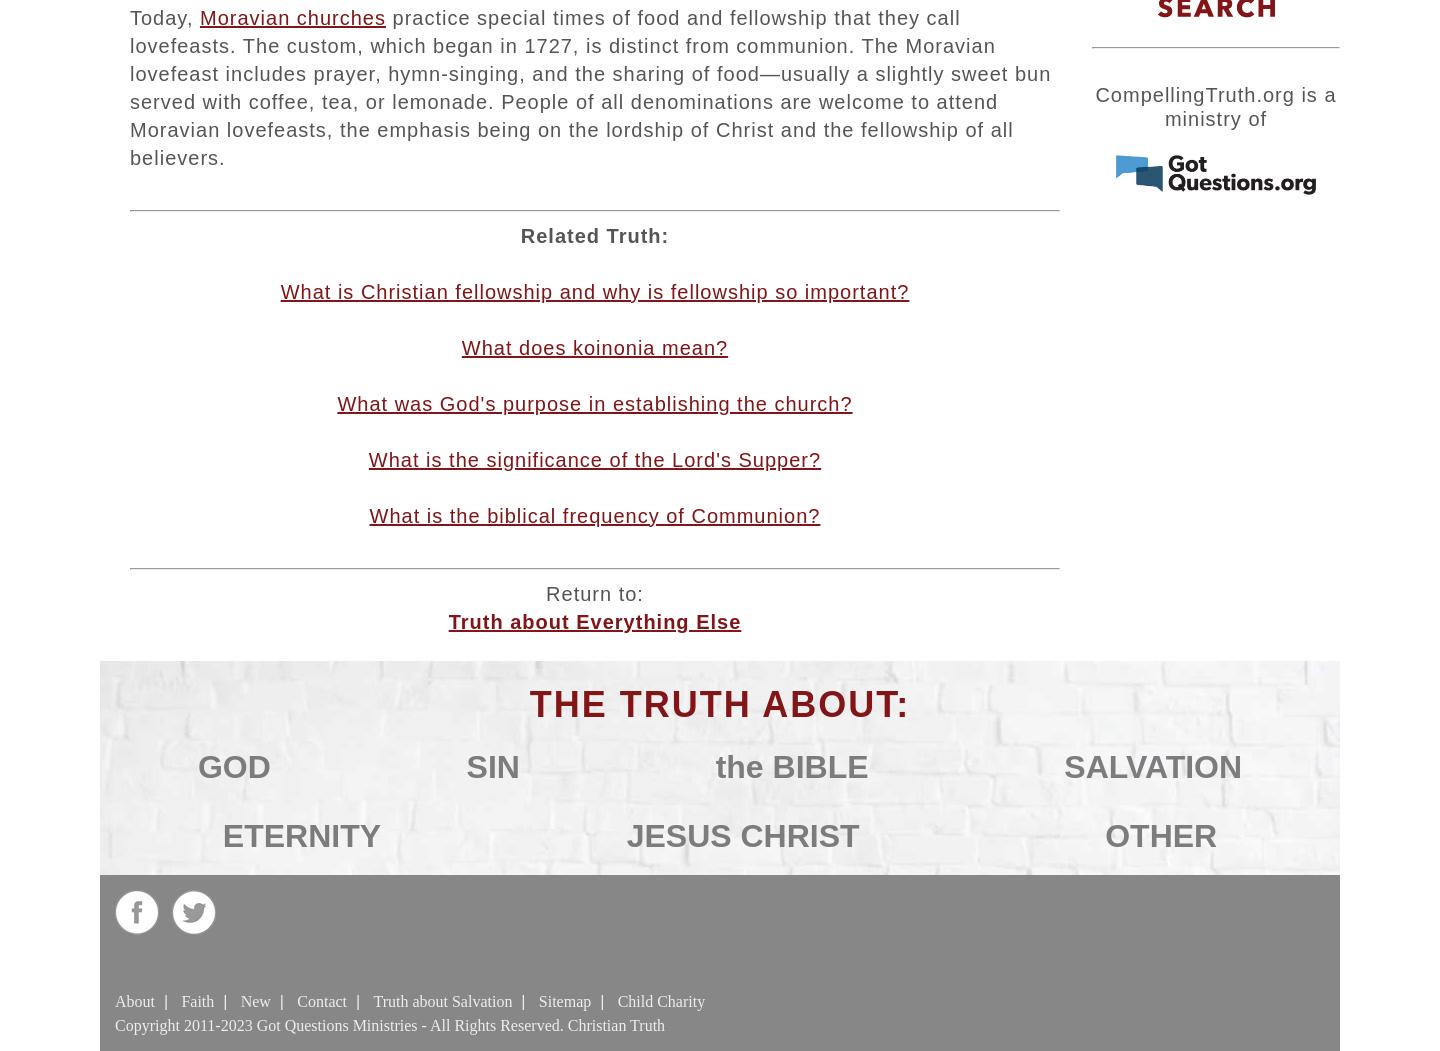 The image size is (1440, 1051). I want to click on 'ETERNITY', so click(301, 835).